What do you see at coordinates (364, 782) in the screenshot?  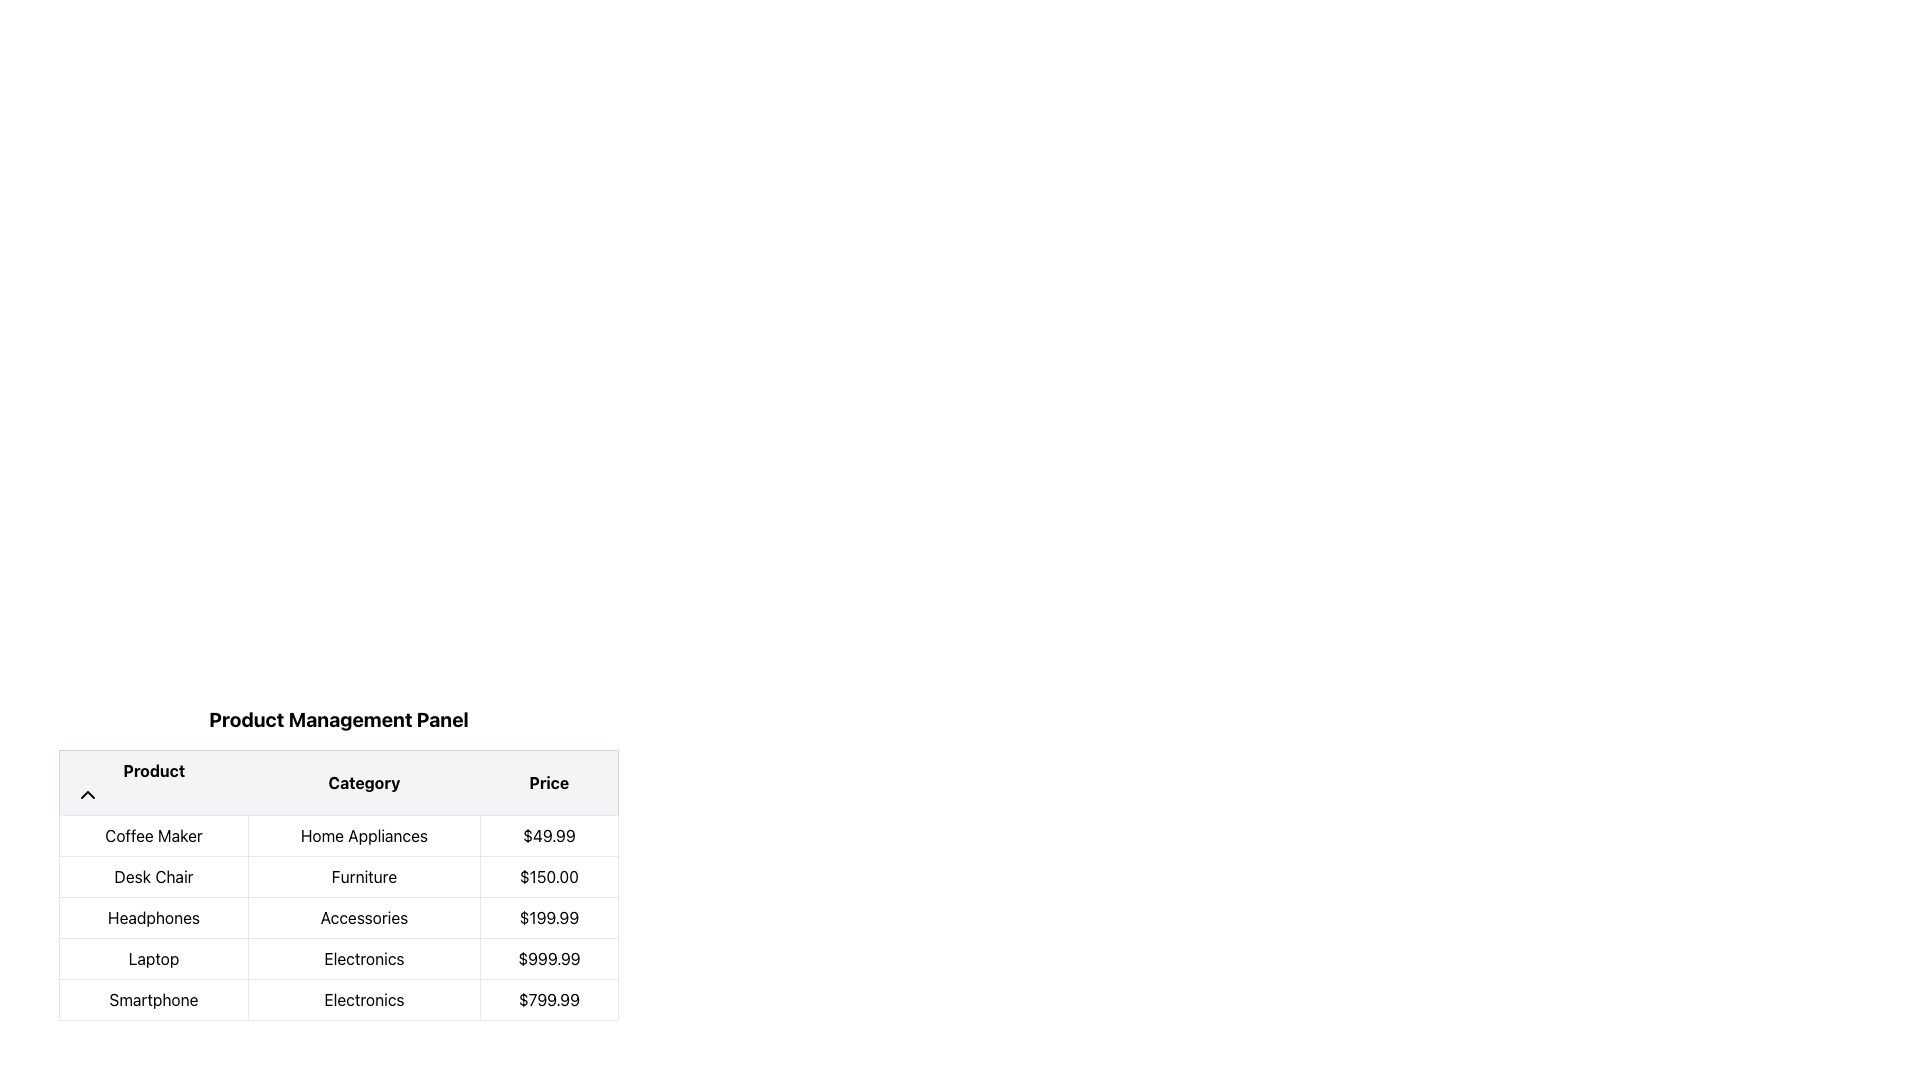 I see `text displayed in the 'Category' table header, which is bold and centered within a gray rectangular background, located between the 'Product' and 'Price' column headers` at bounding box center [364, 782].